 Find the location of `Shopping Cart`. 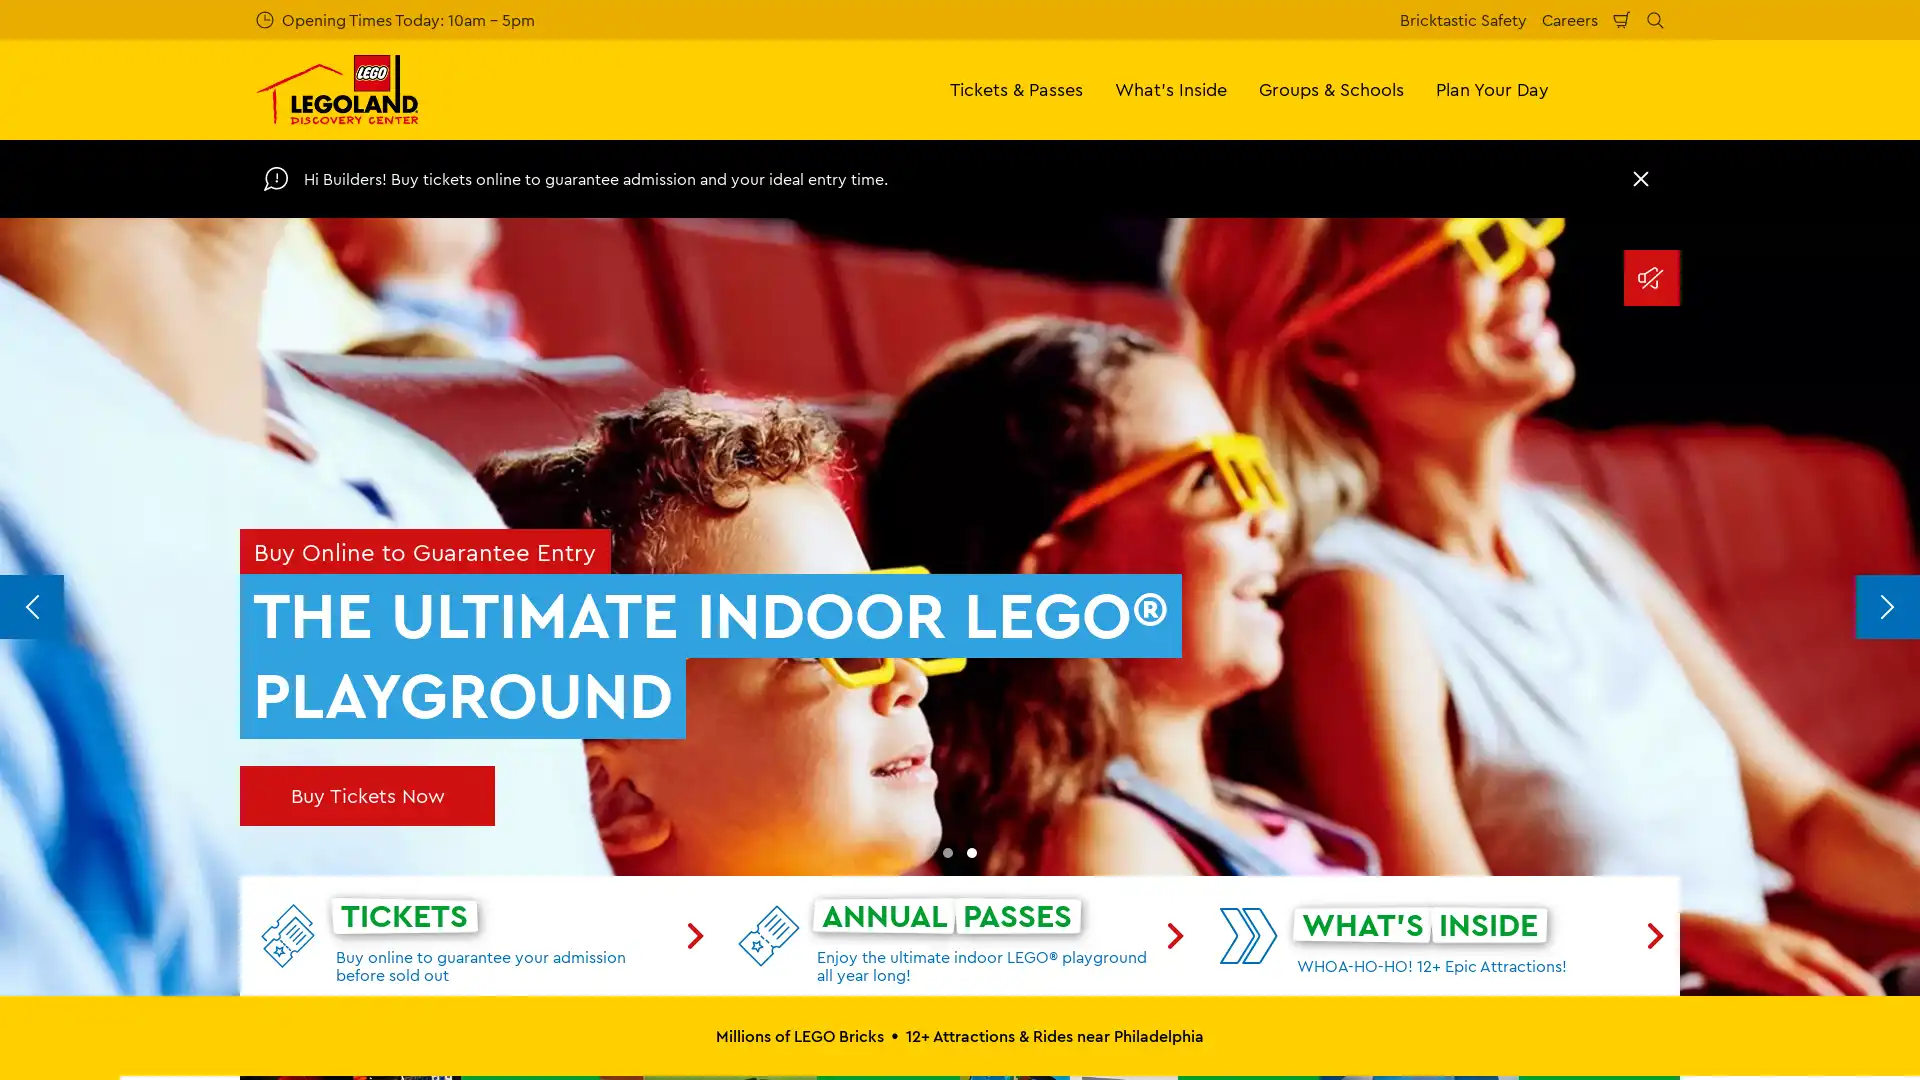

Shopping Cart is located at coordinates (1622, 19).